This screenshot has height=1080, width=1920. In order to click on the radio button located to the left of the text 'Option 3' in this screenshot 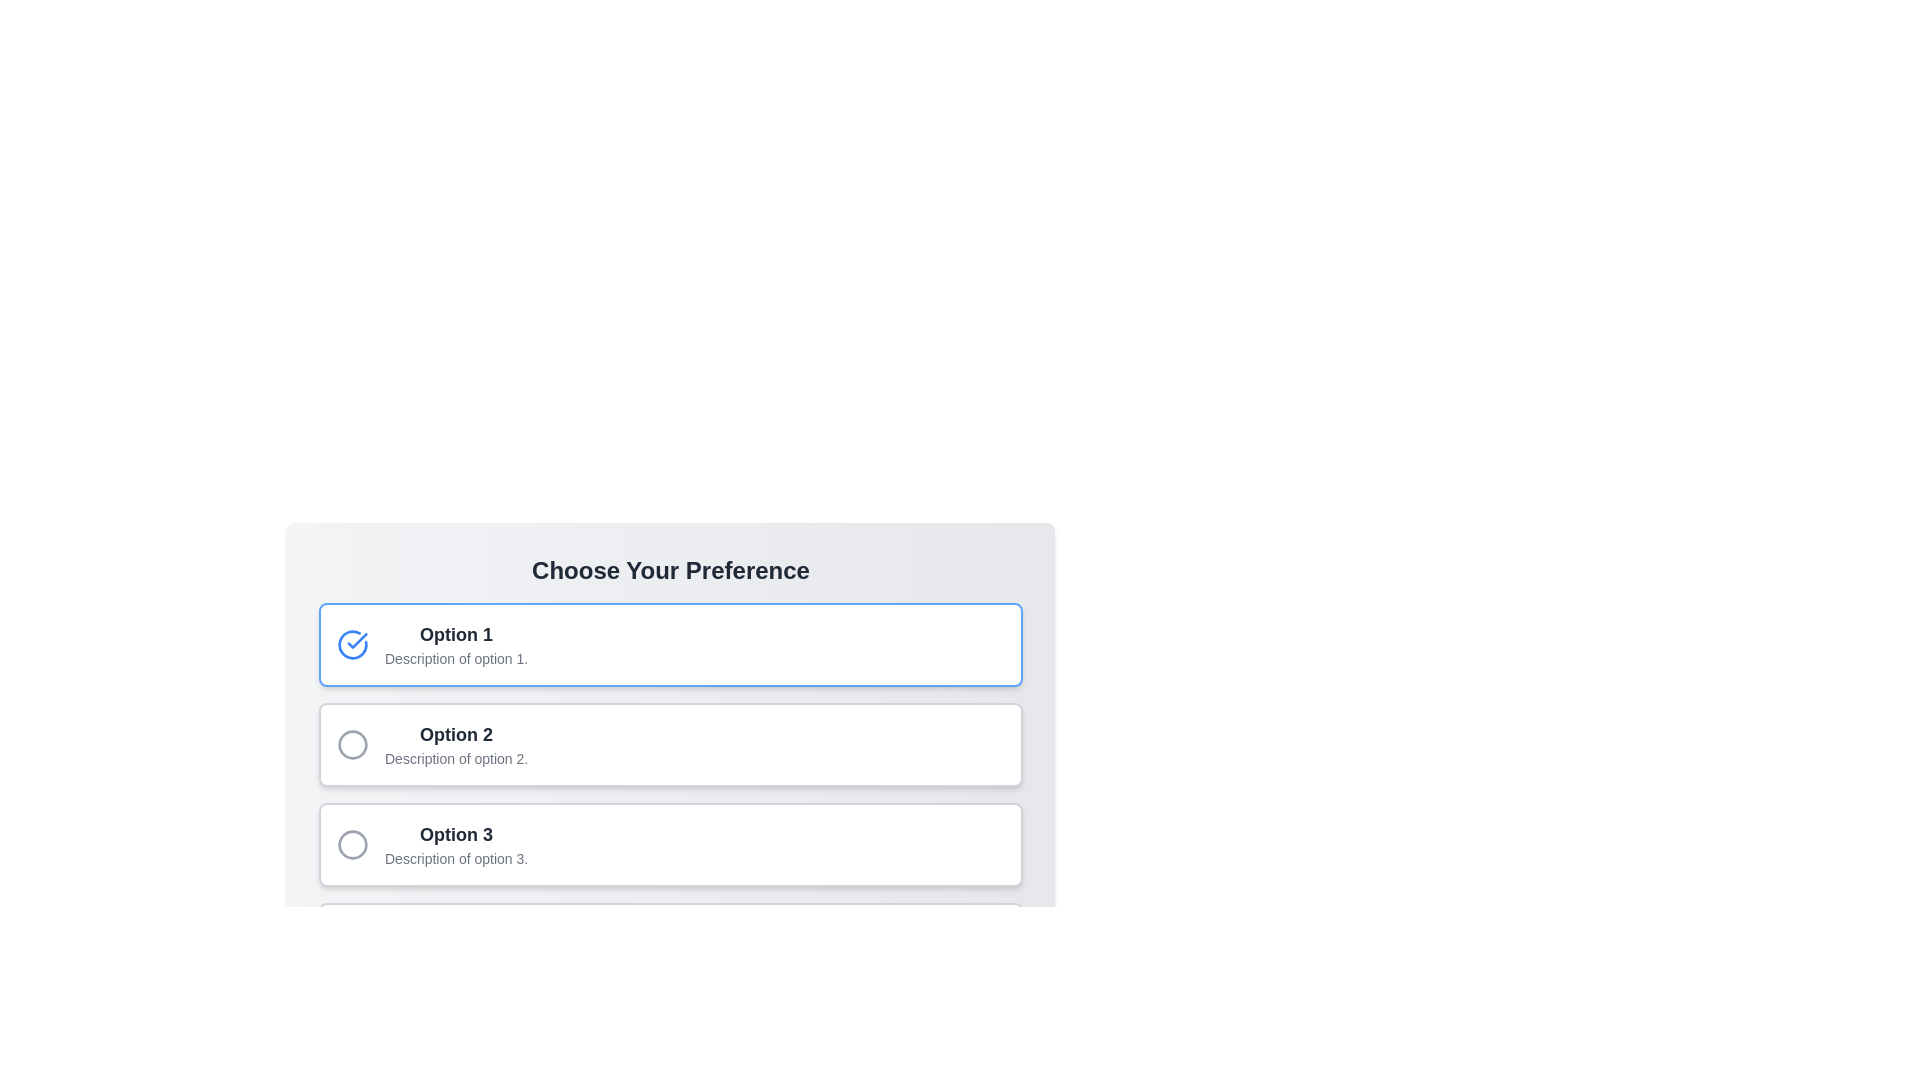, I will do `click(353, 844)`.